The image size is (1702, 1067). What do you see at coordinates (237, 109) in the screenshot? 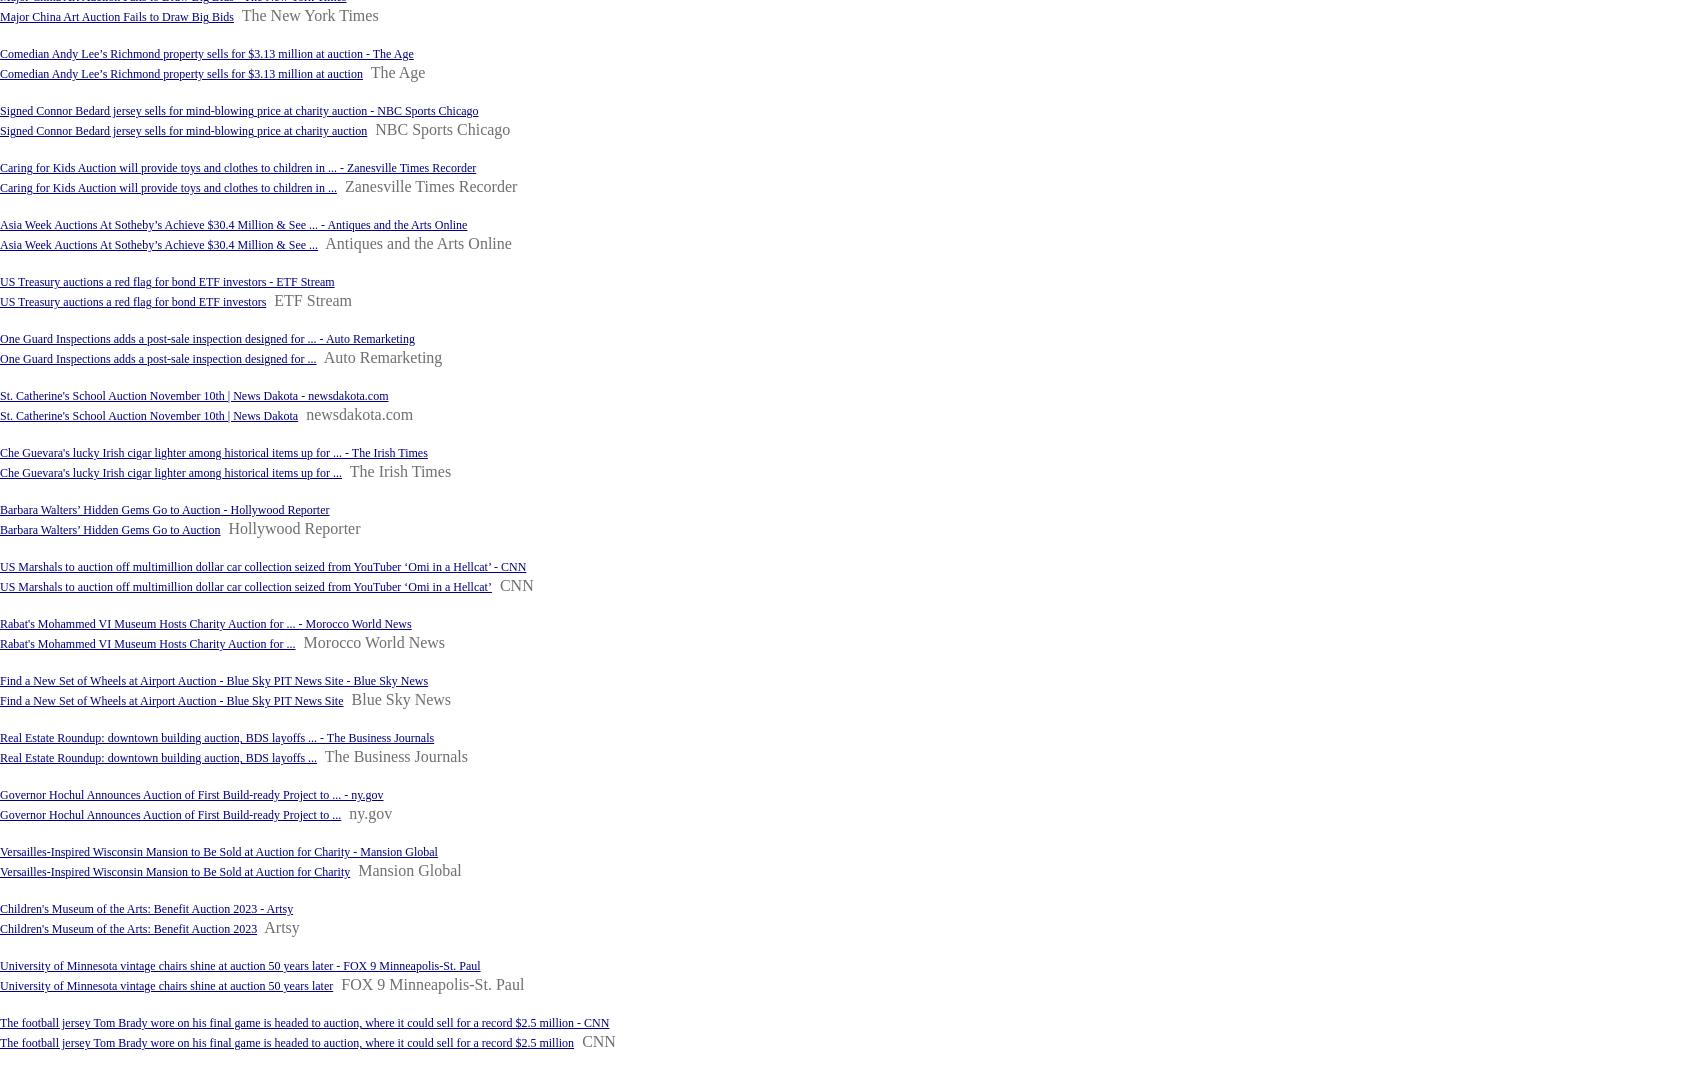
I see `'Signed Connor Bedard jersey sells for mind-blowing price at charity auction - NBC Sports Chicago'` at bounding box center [237, 109].